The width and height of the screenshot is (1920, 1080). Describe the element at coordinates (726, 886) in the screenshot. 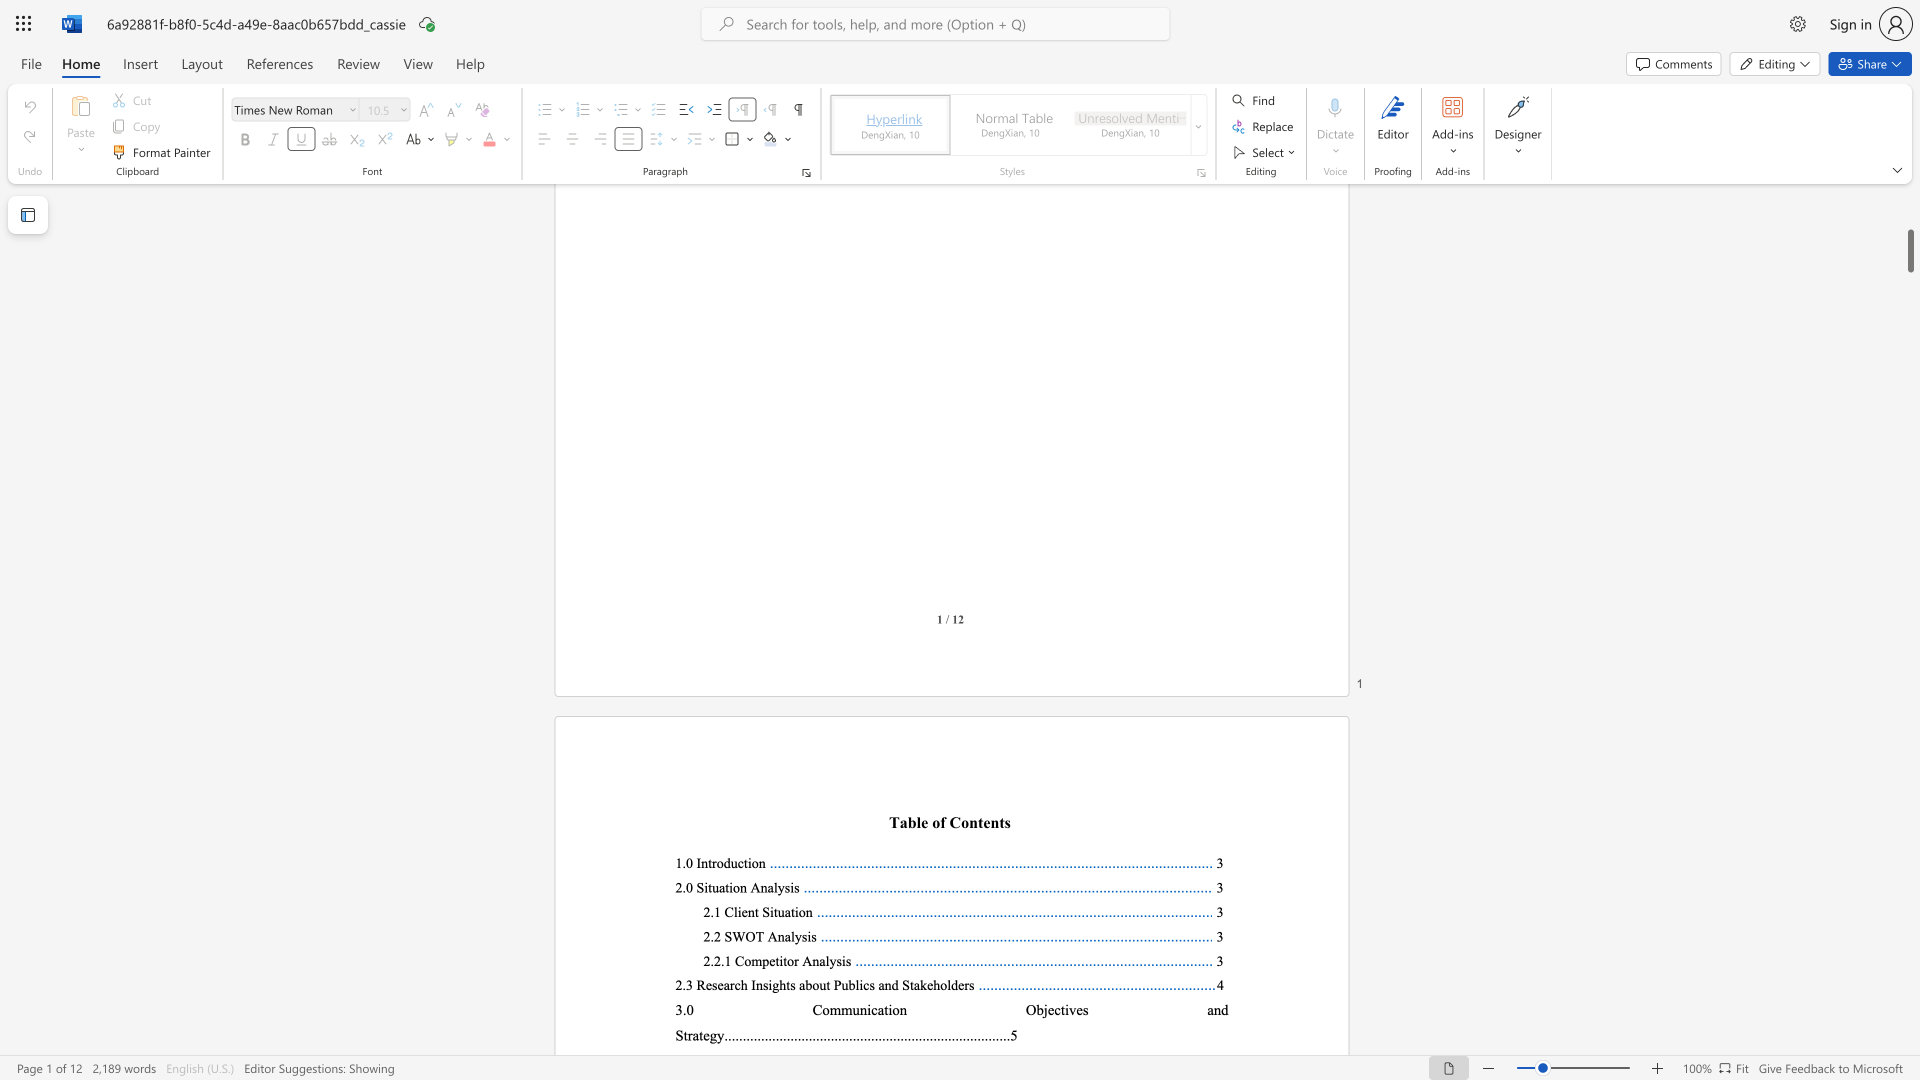

I see `the 2th character "t" in the text` at that location.